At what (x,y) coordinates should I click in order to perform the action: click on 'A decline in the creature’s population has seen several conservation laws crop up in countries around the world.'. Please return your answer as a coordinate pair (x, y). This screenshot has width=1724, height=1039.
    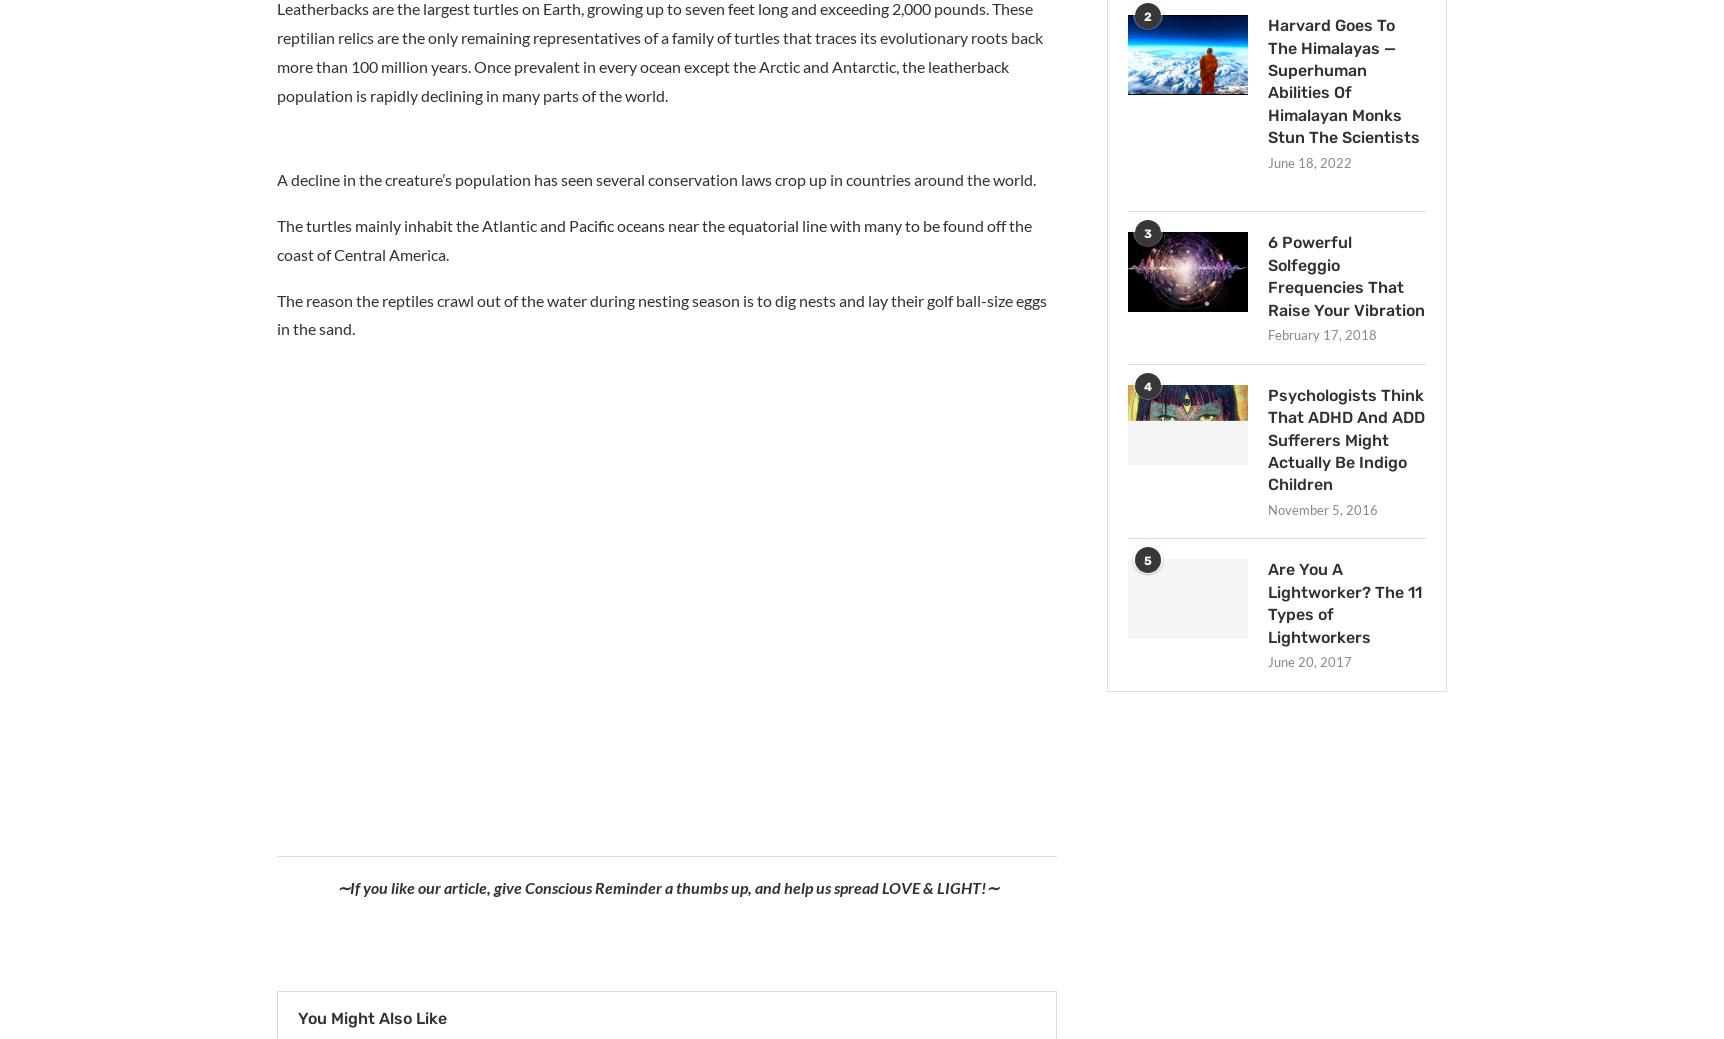
    Looking at the image, I should click on (655, 179).